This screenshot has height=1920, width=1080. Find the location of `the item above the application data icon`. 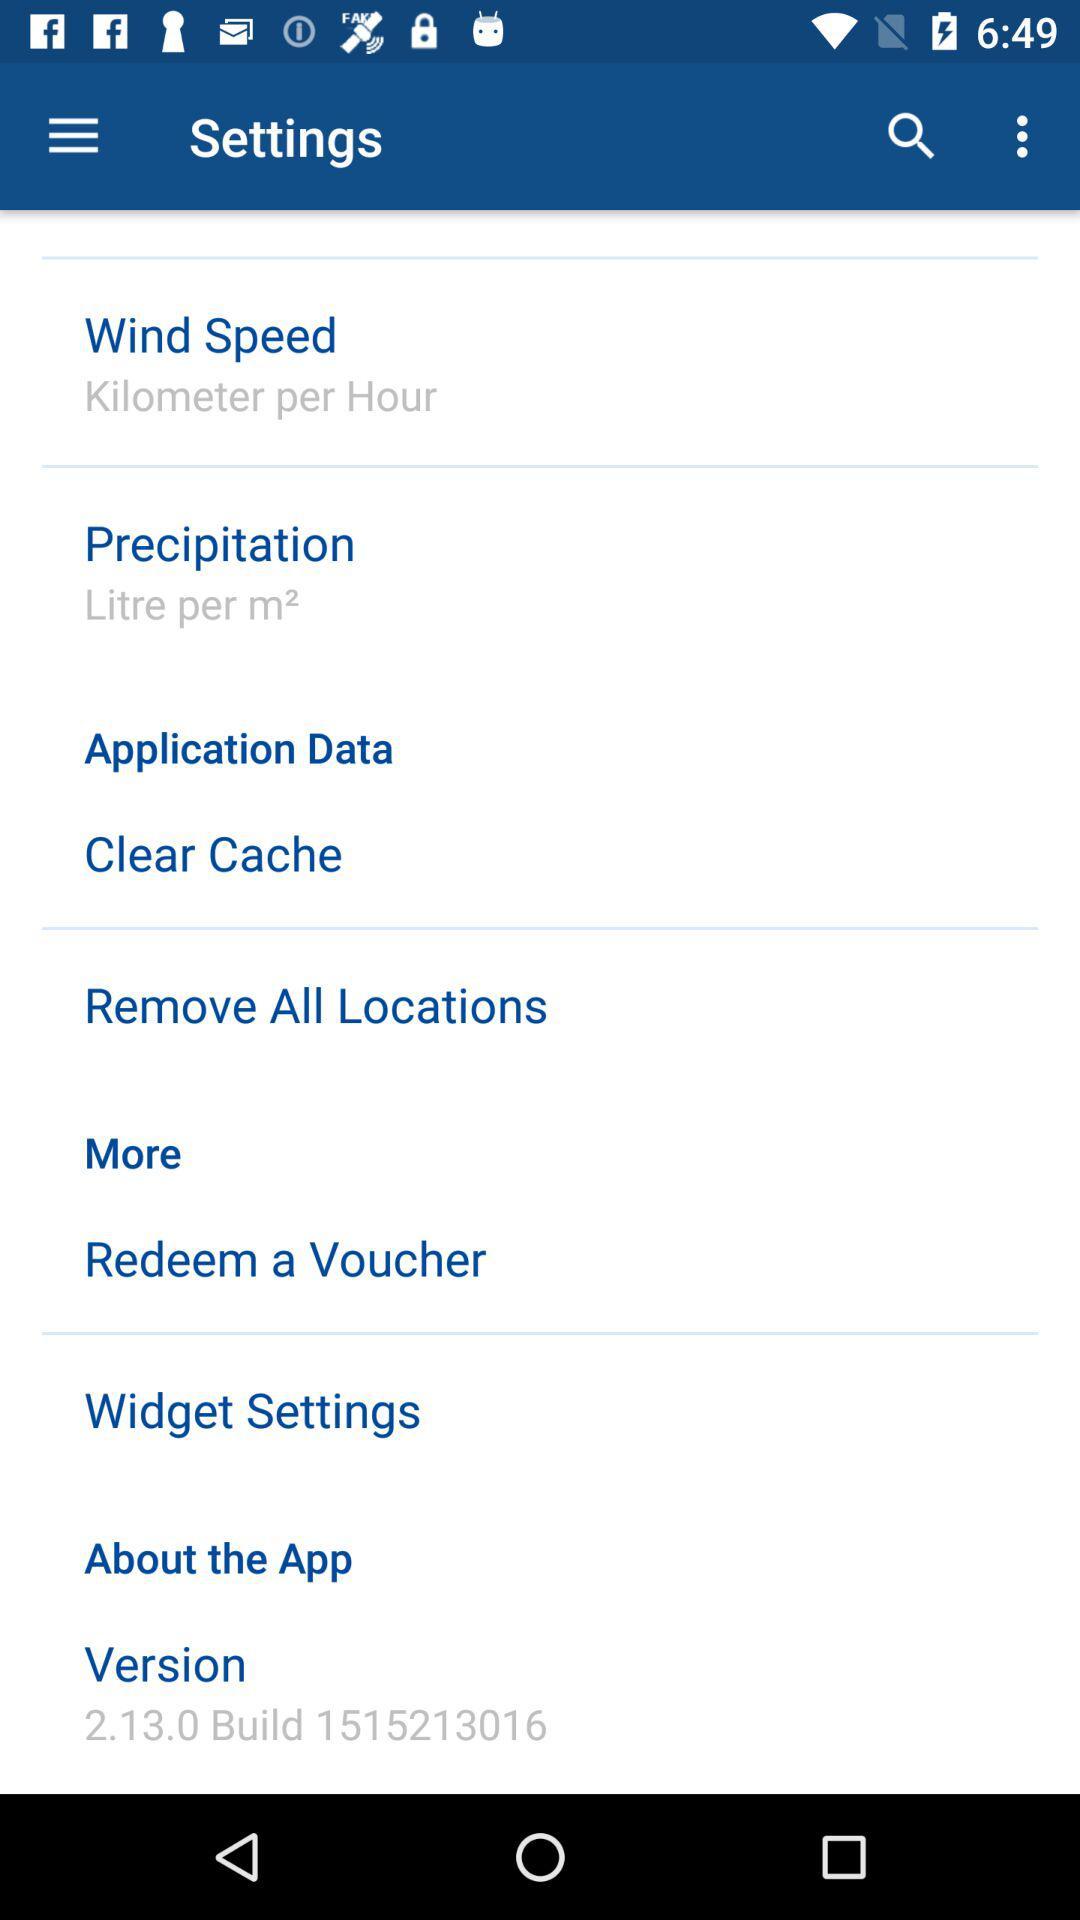

the item above the application data icon is located at coordinates (1027, 135).